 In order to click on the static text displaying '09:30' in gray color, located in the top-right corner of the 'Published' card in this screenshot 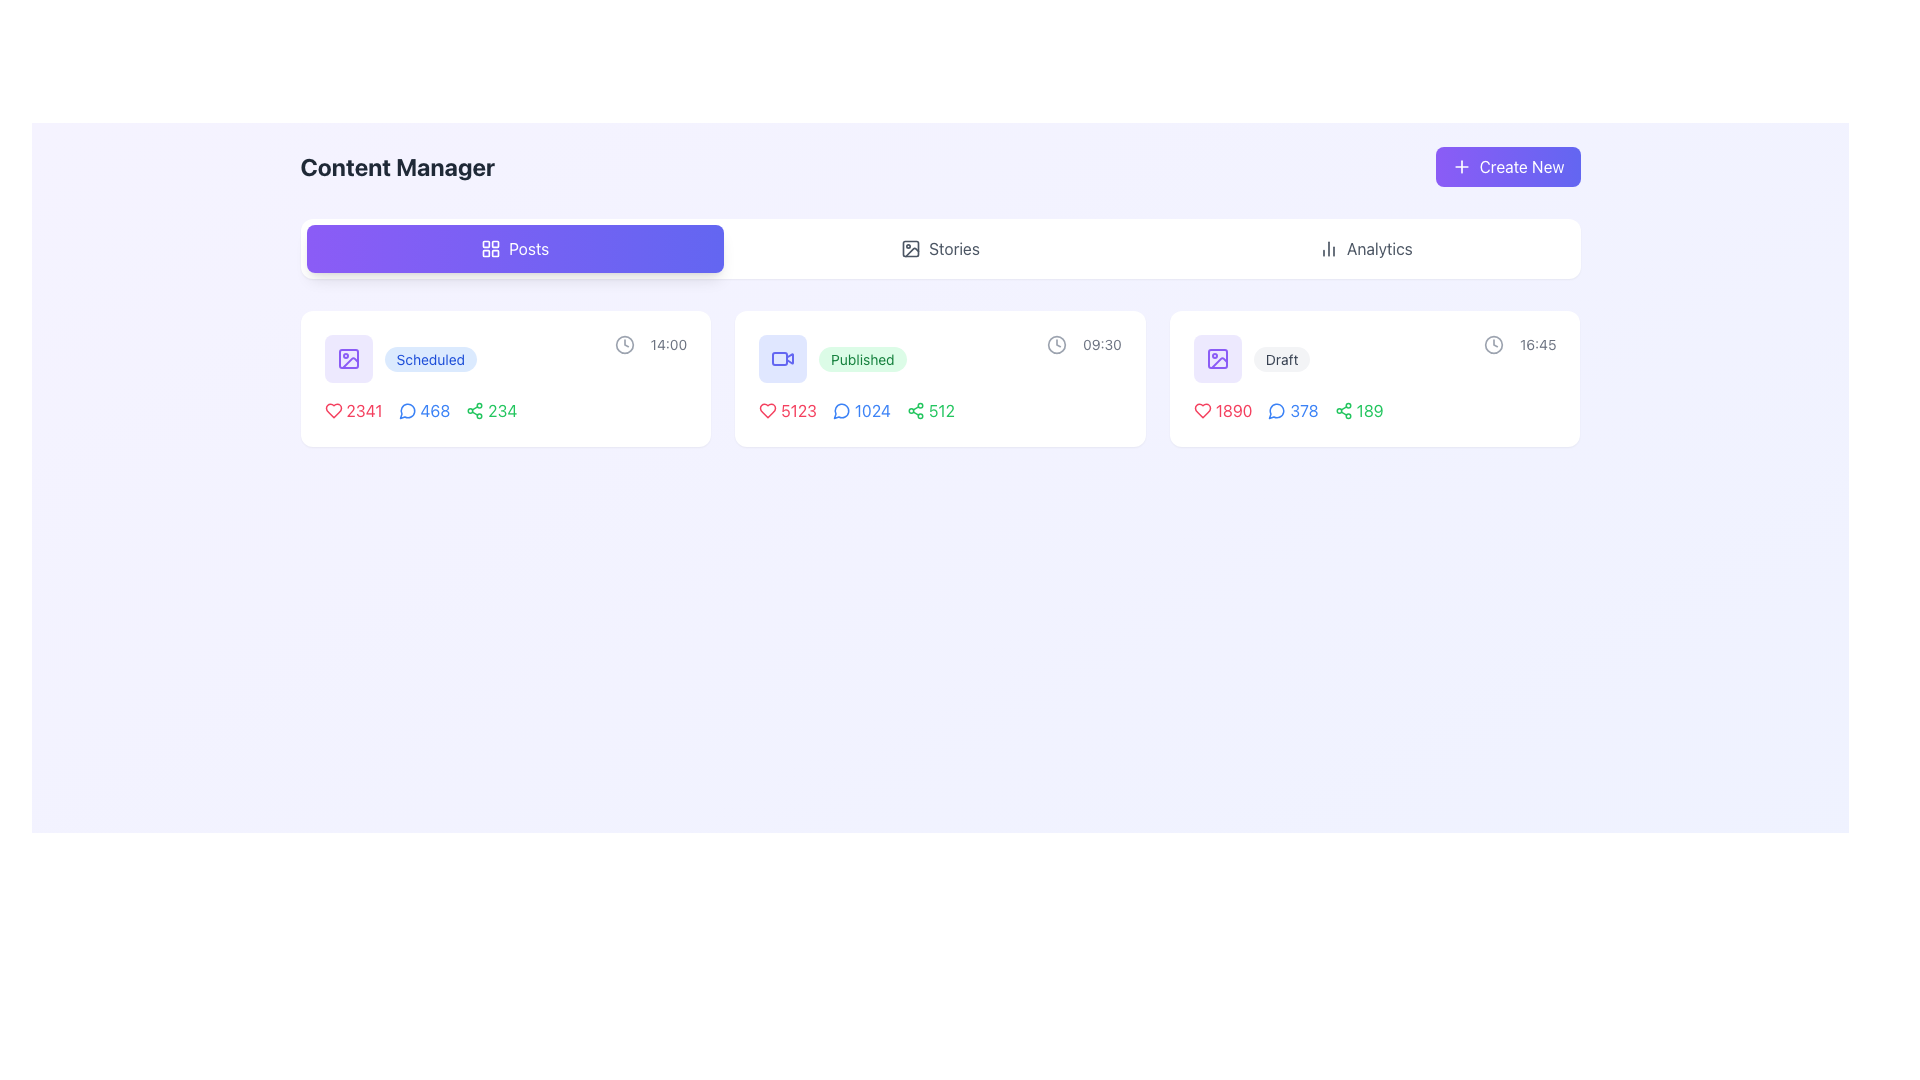, I will do `click(1101, 343)`.